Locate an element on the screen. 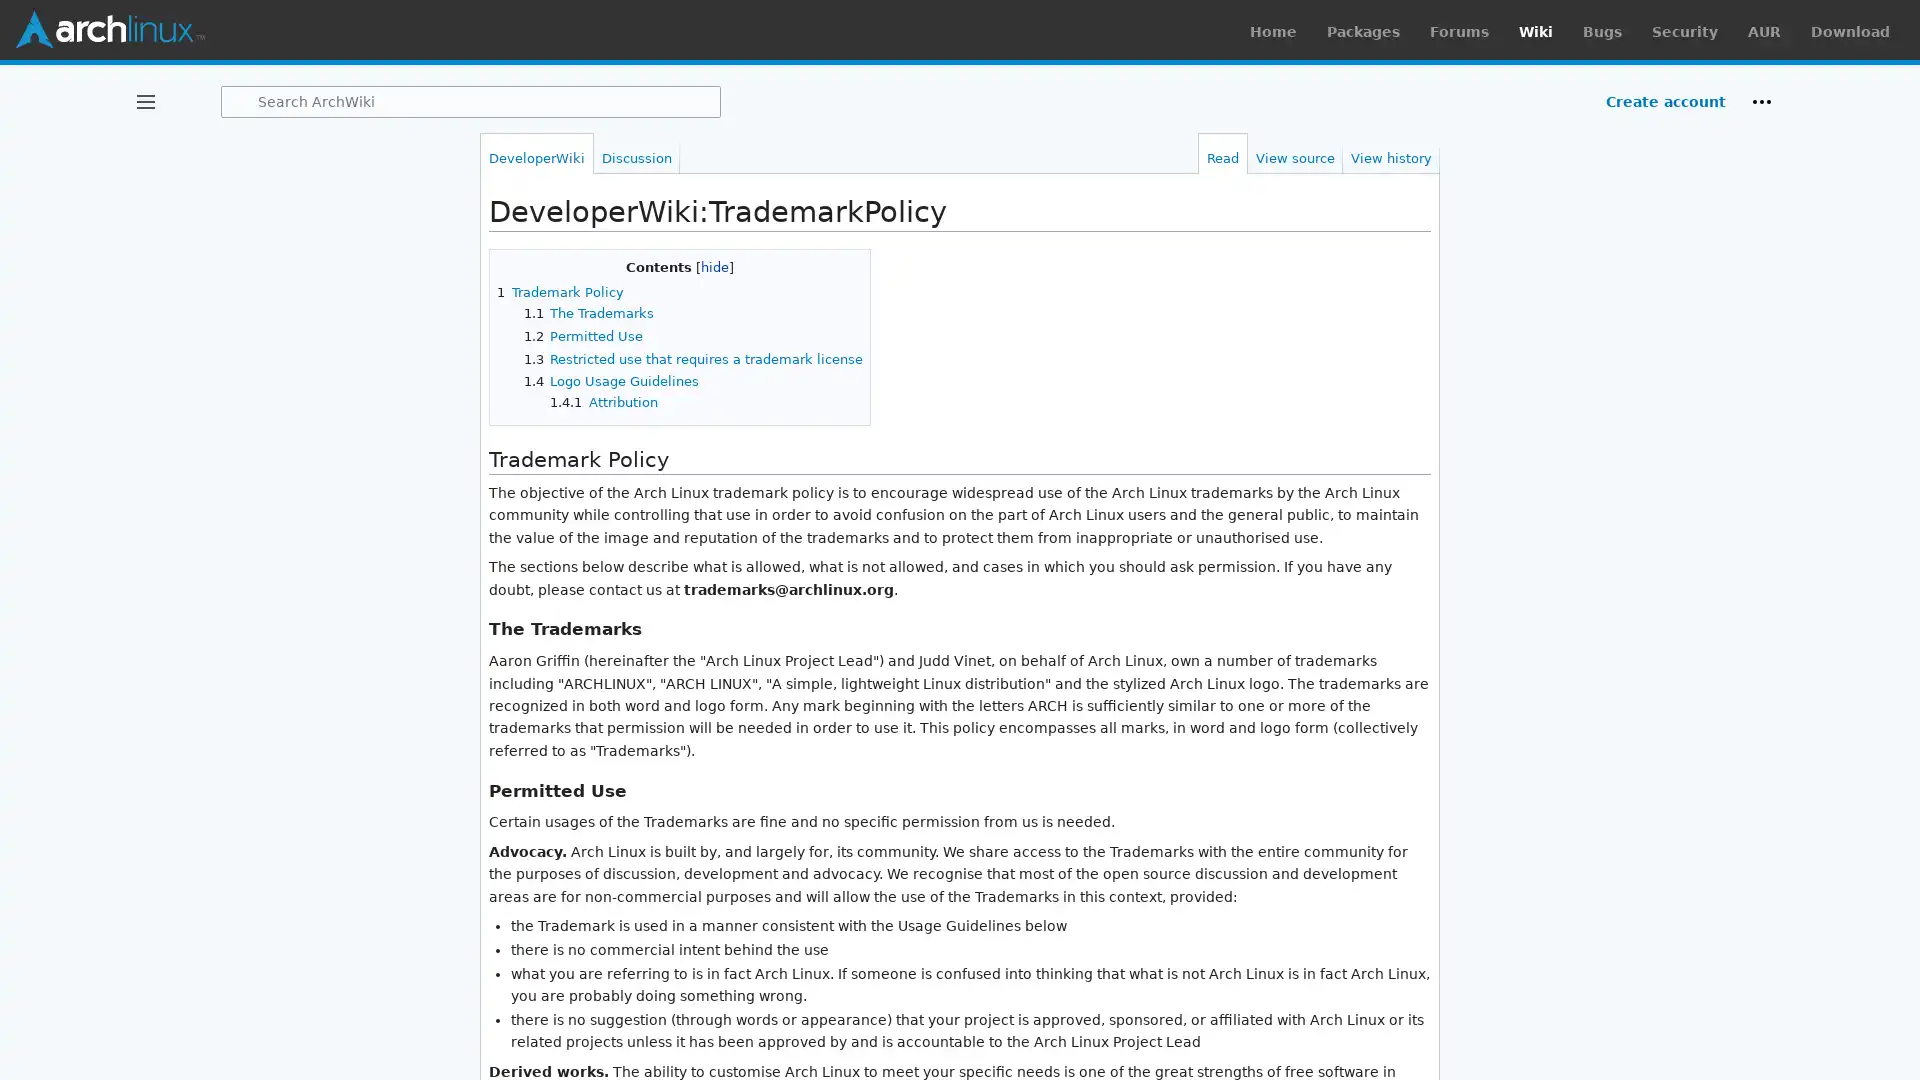 The image size is (1920, 1080). Search is located at coordinates (240, 101).